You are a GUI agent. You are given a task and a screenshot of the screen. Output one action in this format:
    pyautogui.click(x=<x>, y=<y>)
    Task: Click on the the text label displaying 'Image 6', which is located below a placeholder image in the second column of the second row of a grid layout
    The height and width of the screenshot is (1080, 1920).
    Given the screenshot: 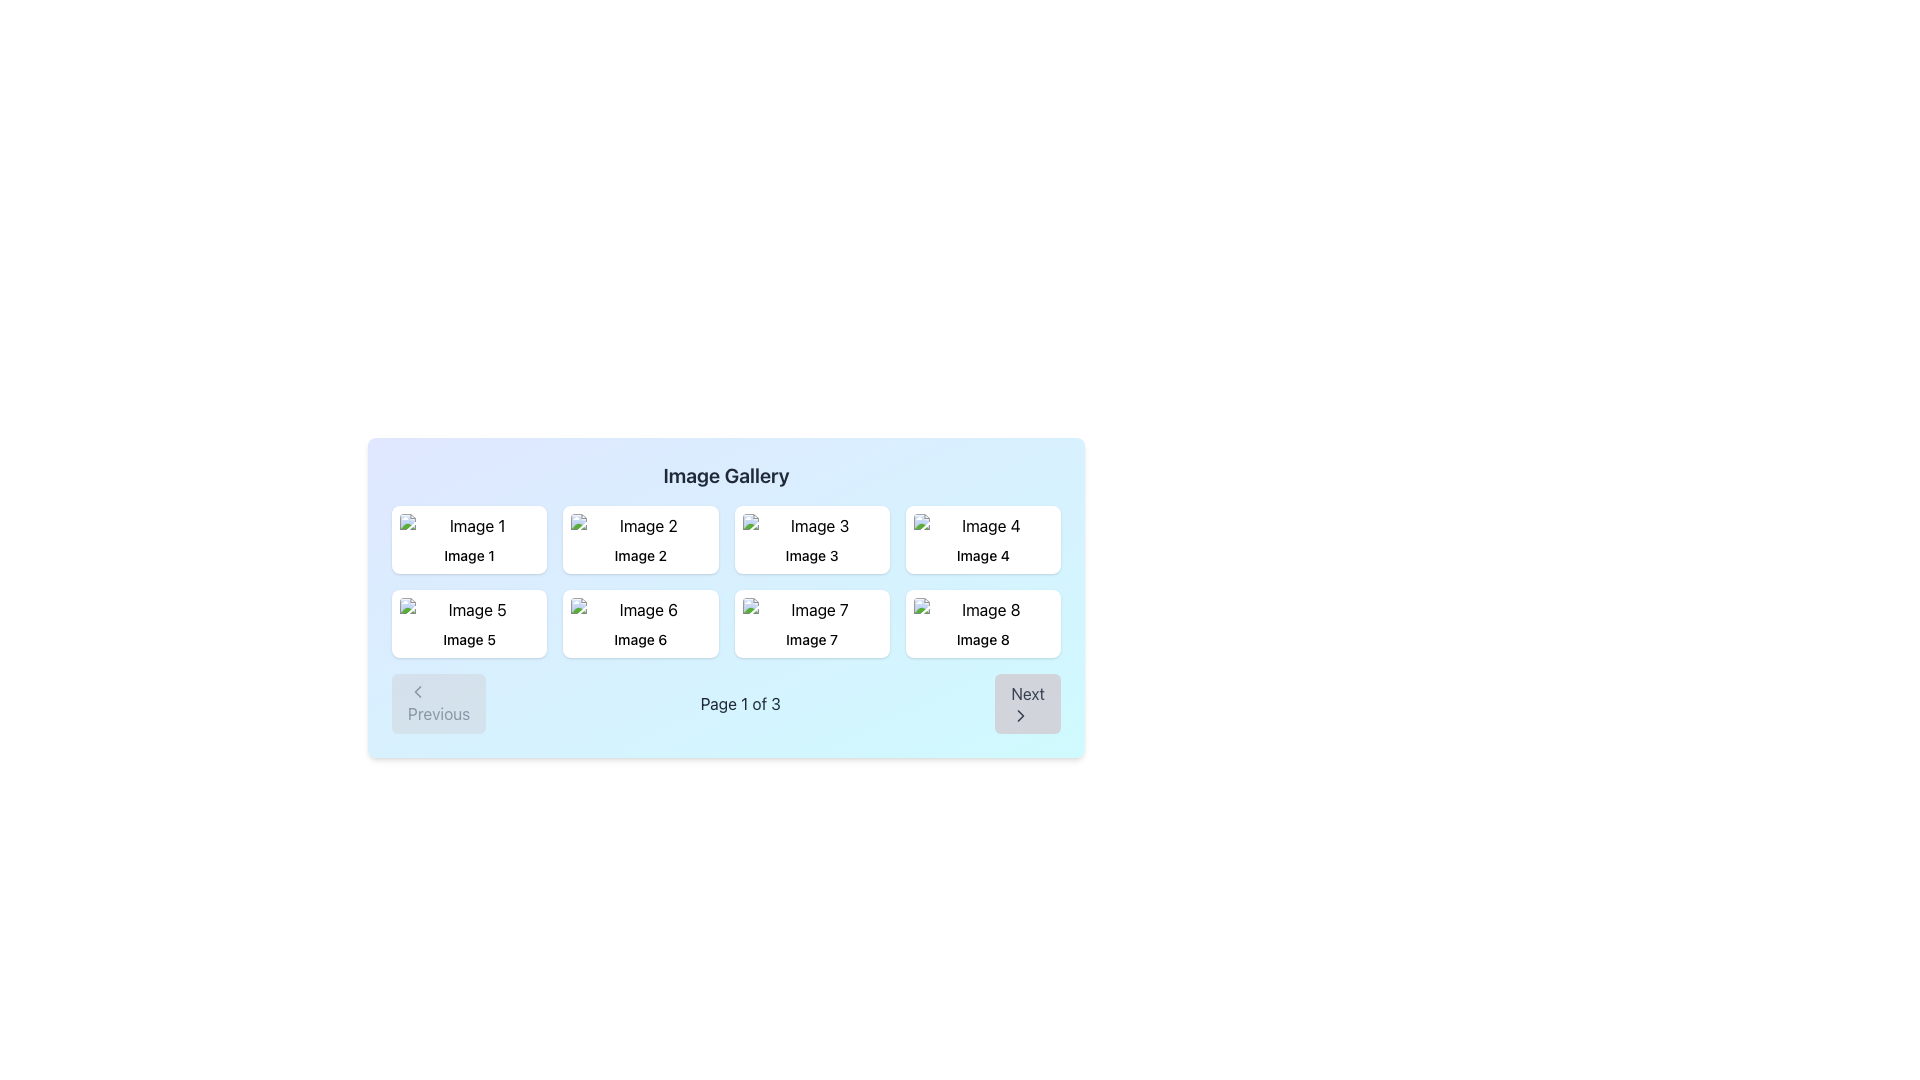 What is the action you would take?
    pyautogui.click(x=640, y=640)
    